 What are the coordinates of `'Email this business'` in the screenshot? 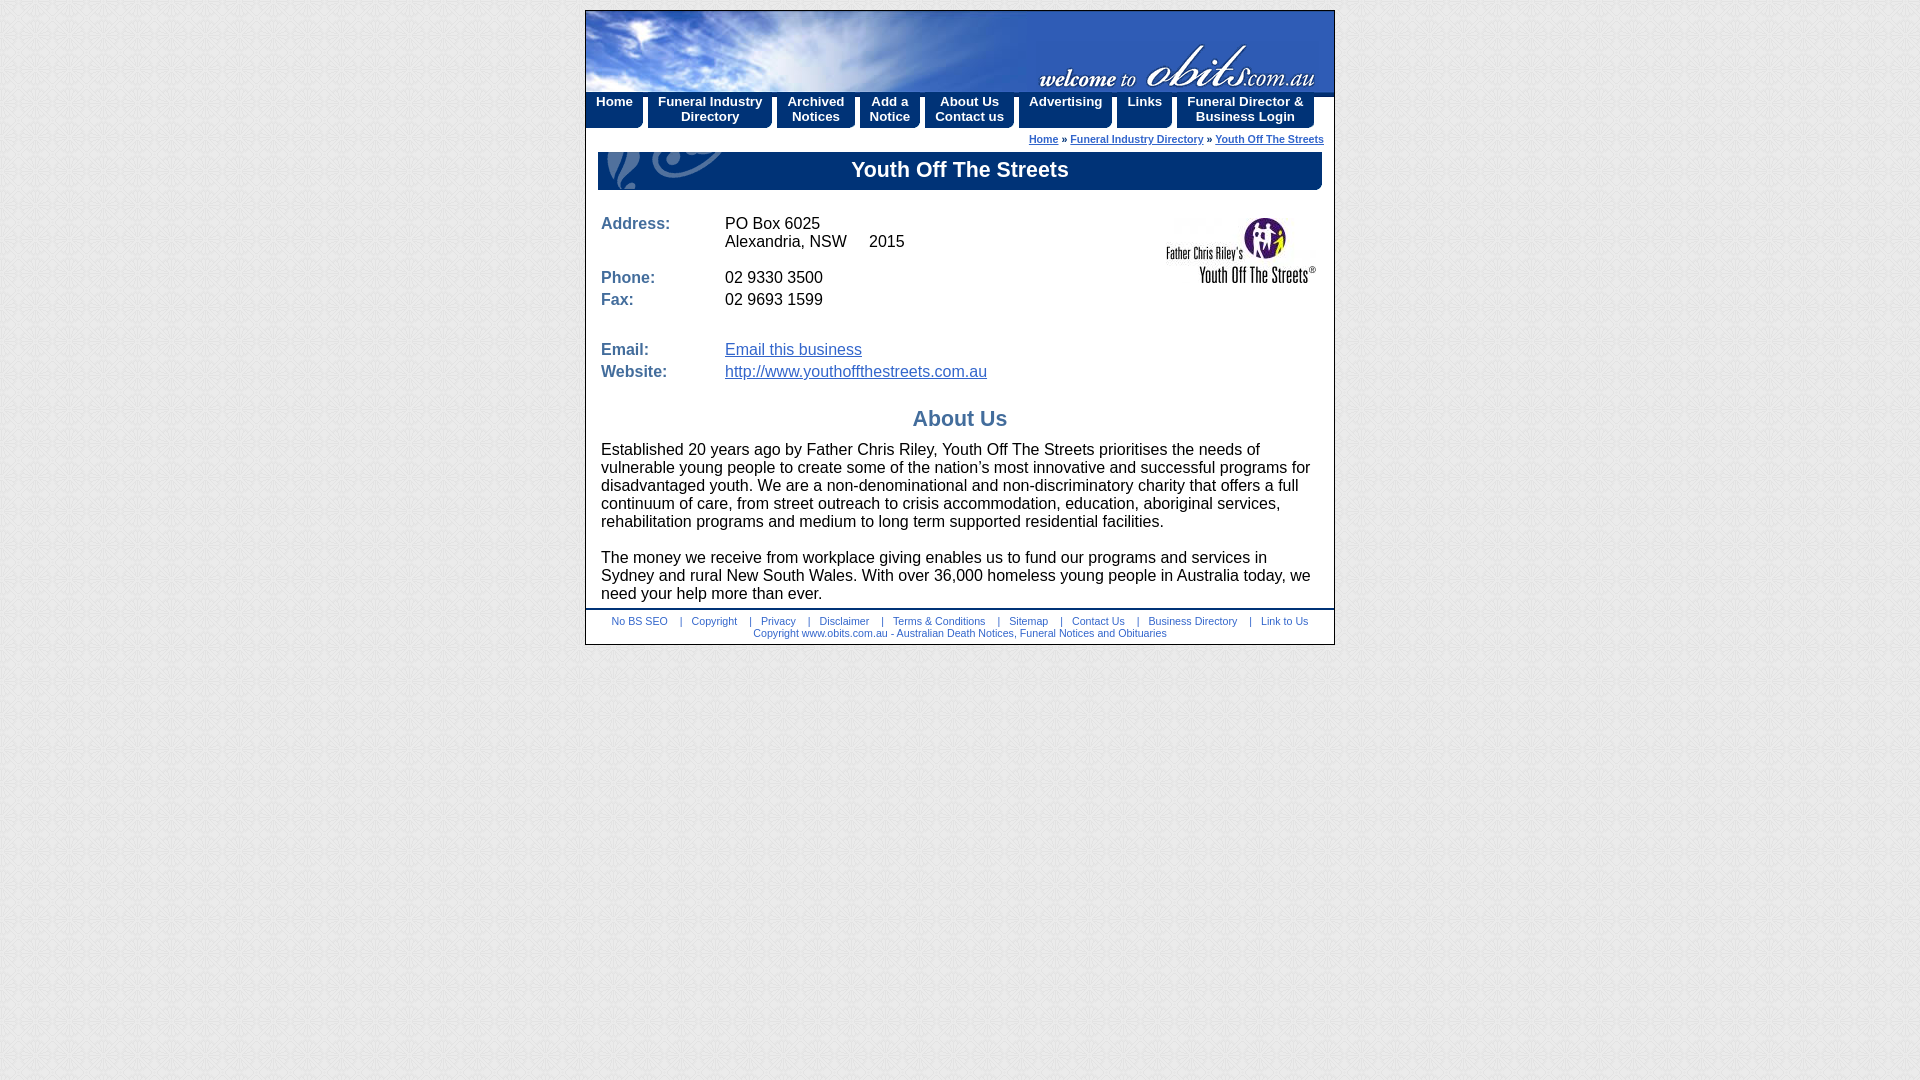 It's located at (792, 348).